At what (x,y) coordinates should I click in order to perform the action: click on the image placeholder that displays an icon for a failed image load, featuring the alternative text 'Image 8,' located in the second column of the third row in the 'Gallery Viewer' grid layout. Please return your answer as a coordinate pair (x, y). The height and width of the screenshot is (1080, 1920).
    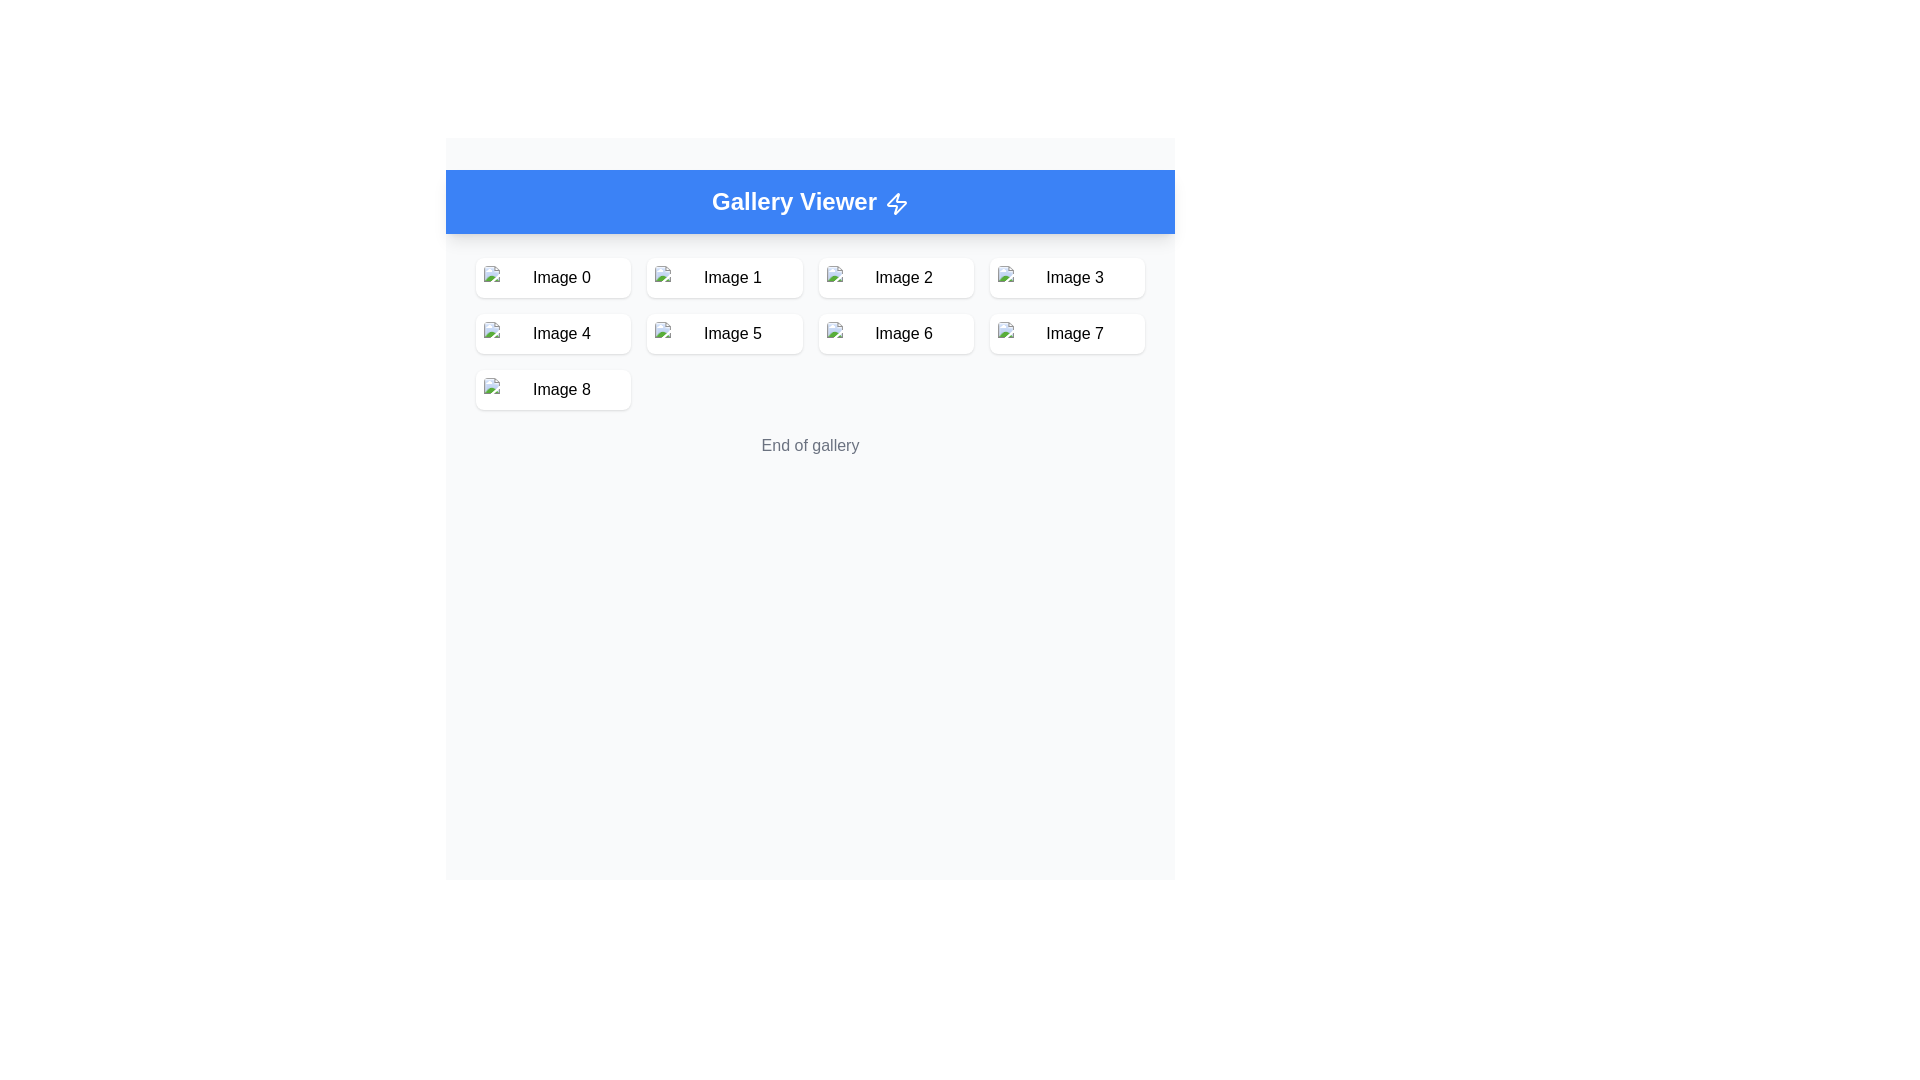
    Looking at the image, I should click on (553, 389).